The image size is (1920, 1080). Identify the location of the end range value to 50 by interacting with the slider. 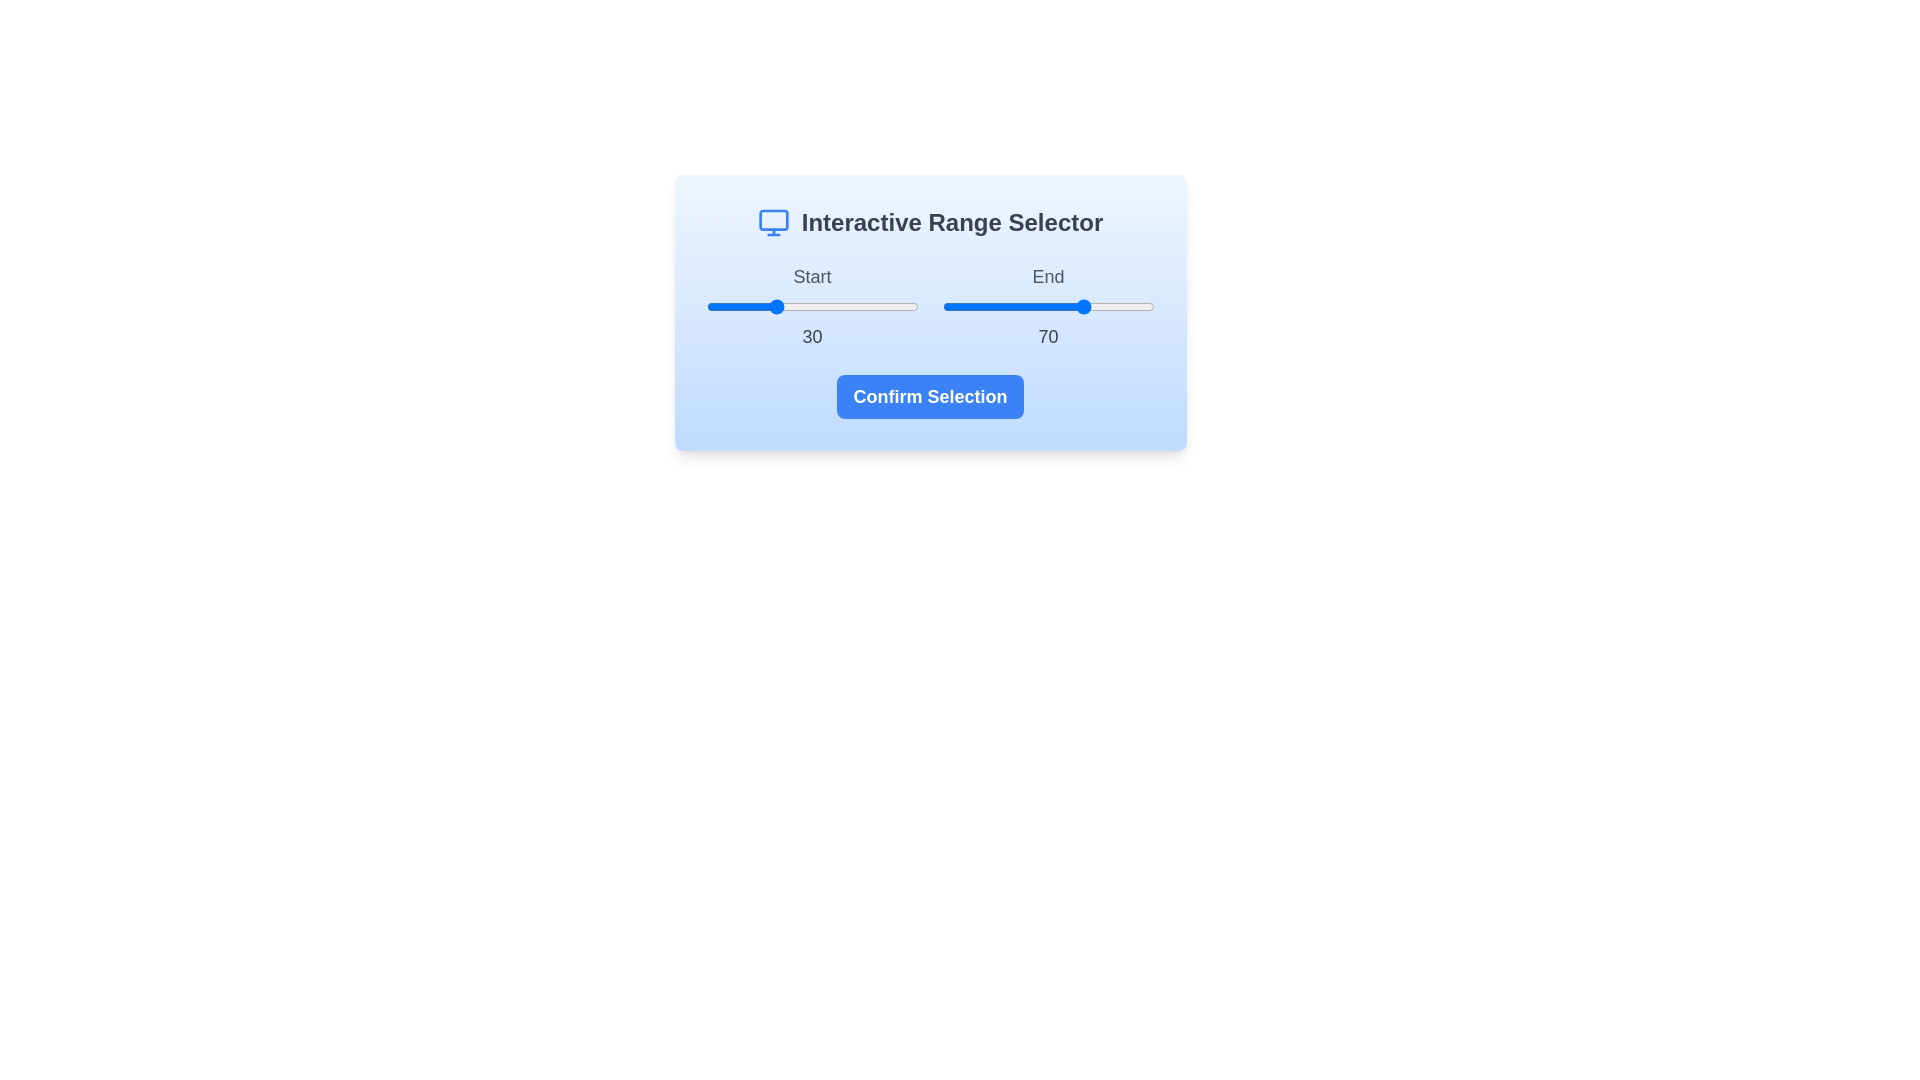
(1047, 307).